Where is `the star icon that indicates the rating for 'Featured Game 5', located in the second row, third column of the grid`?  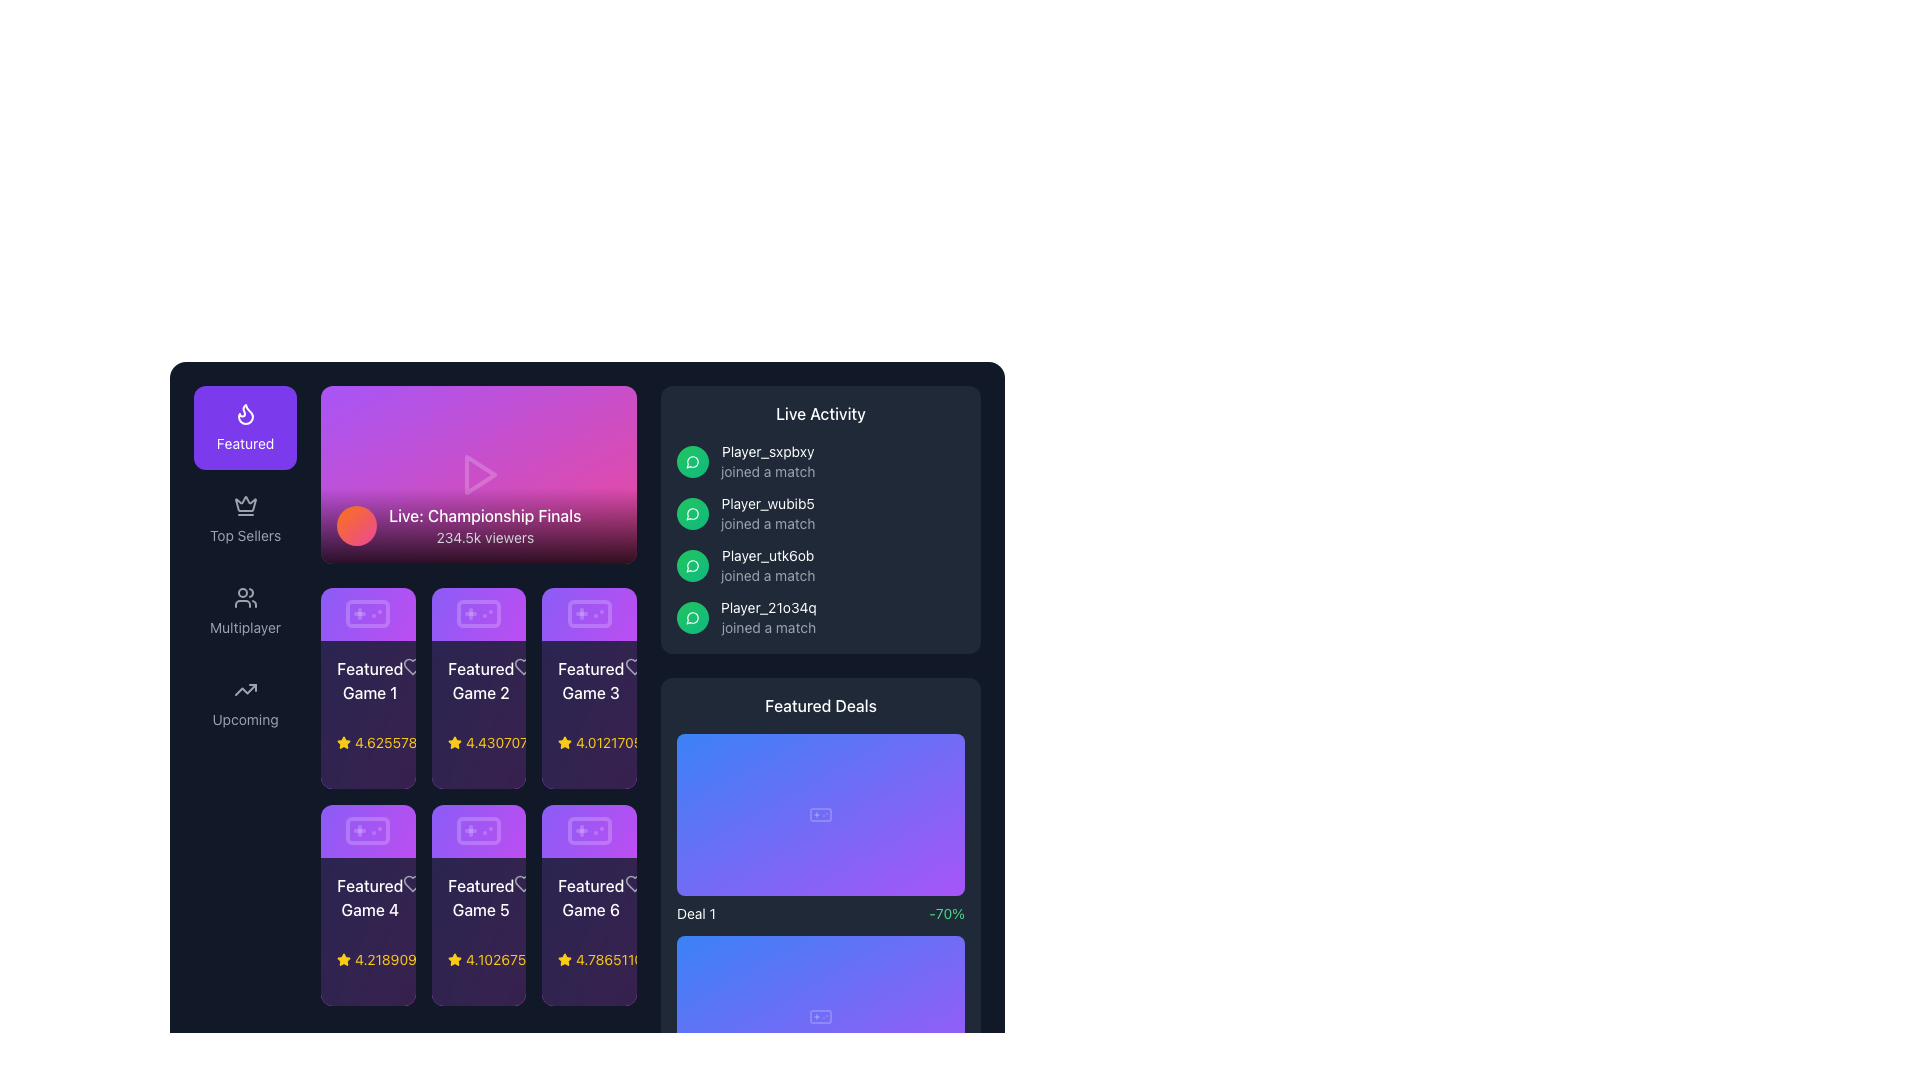 the star icon that indicates the rating for 'Featured Game 5', located in the second row, third column of the grid is located at coordinates (453, 959).